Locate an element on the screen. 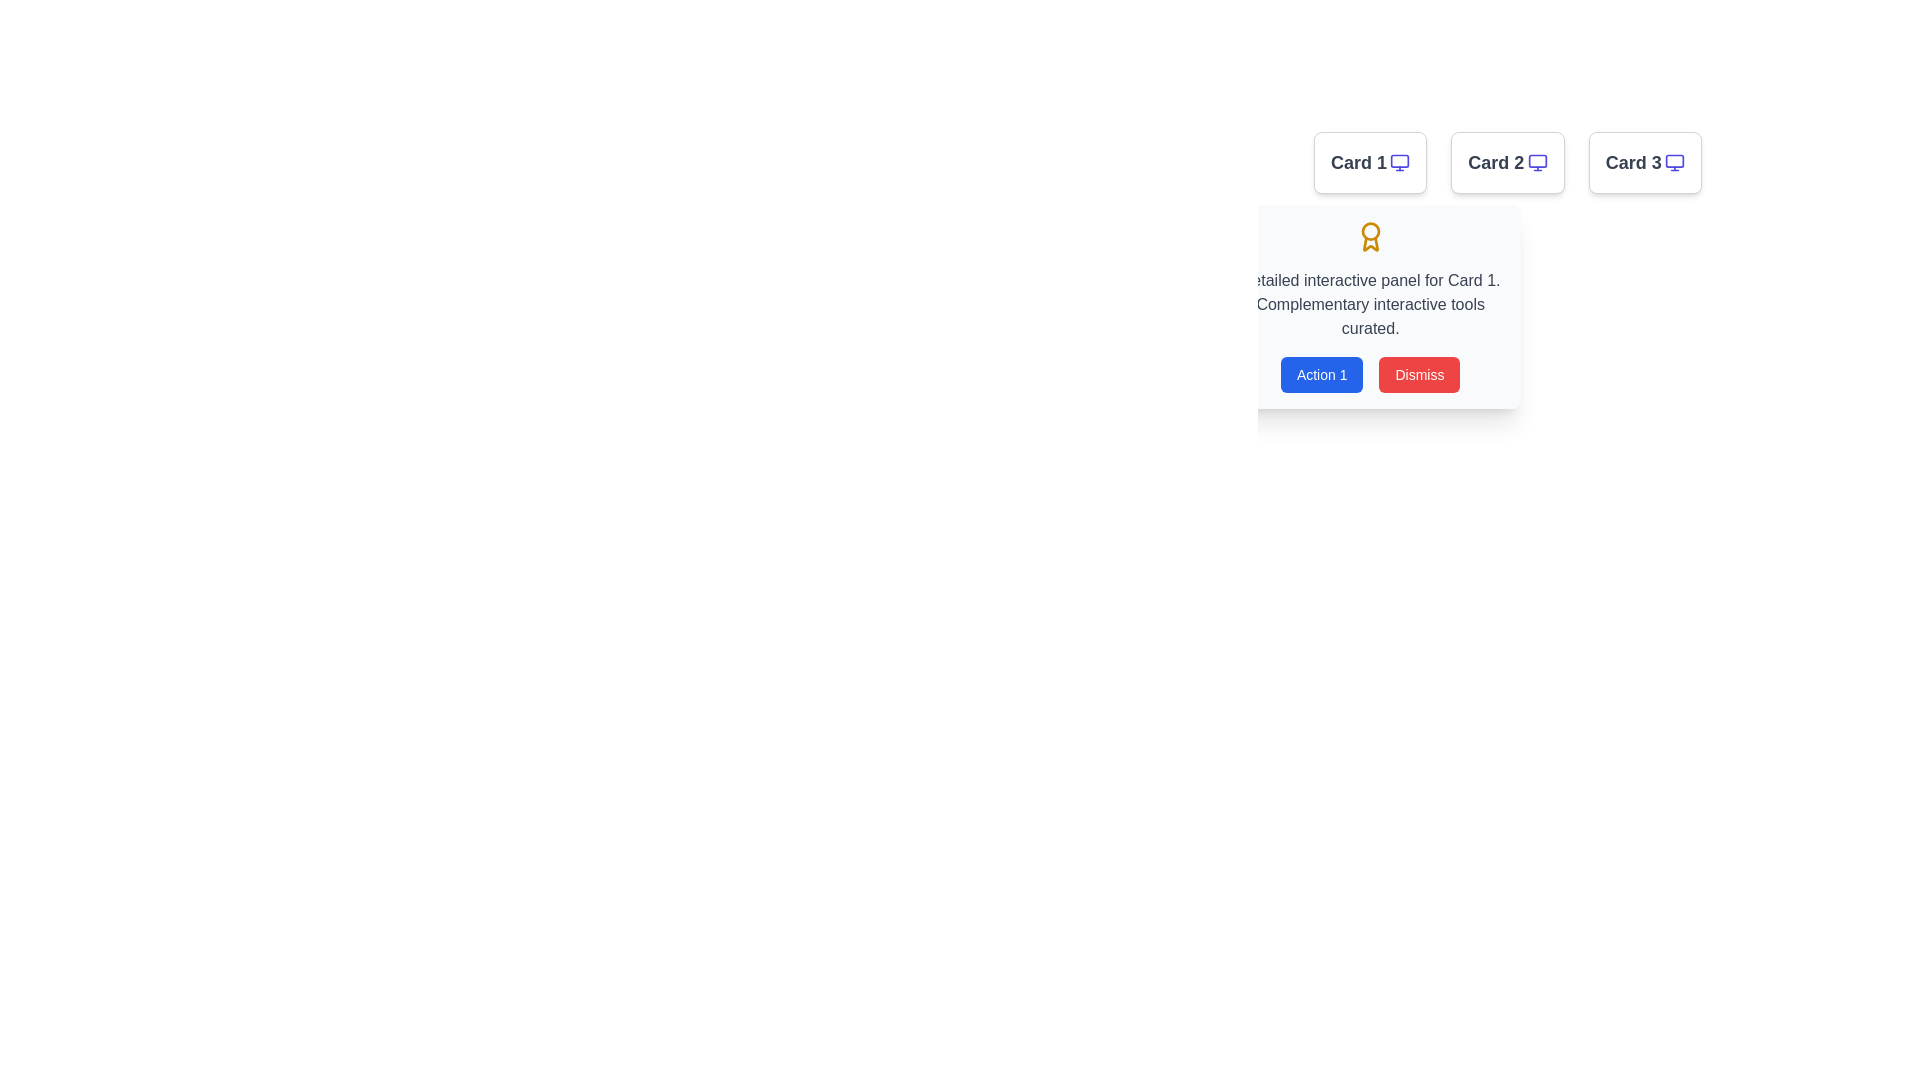  the ribbon-like design at the bottom of the award icon, which is part of the SVG graphic representation is located at coordinates (1369, 243).